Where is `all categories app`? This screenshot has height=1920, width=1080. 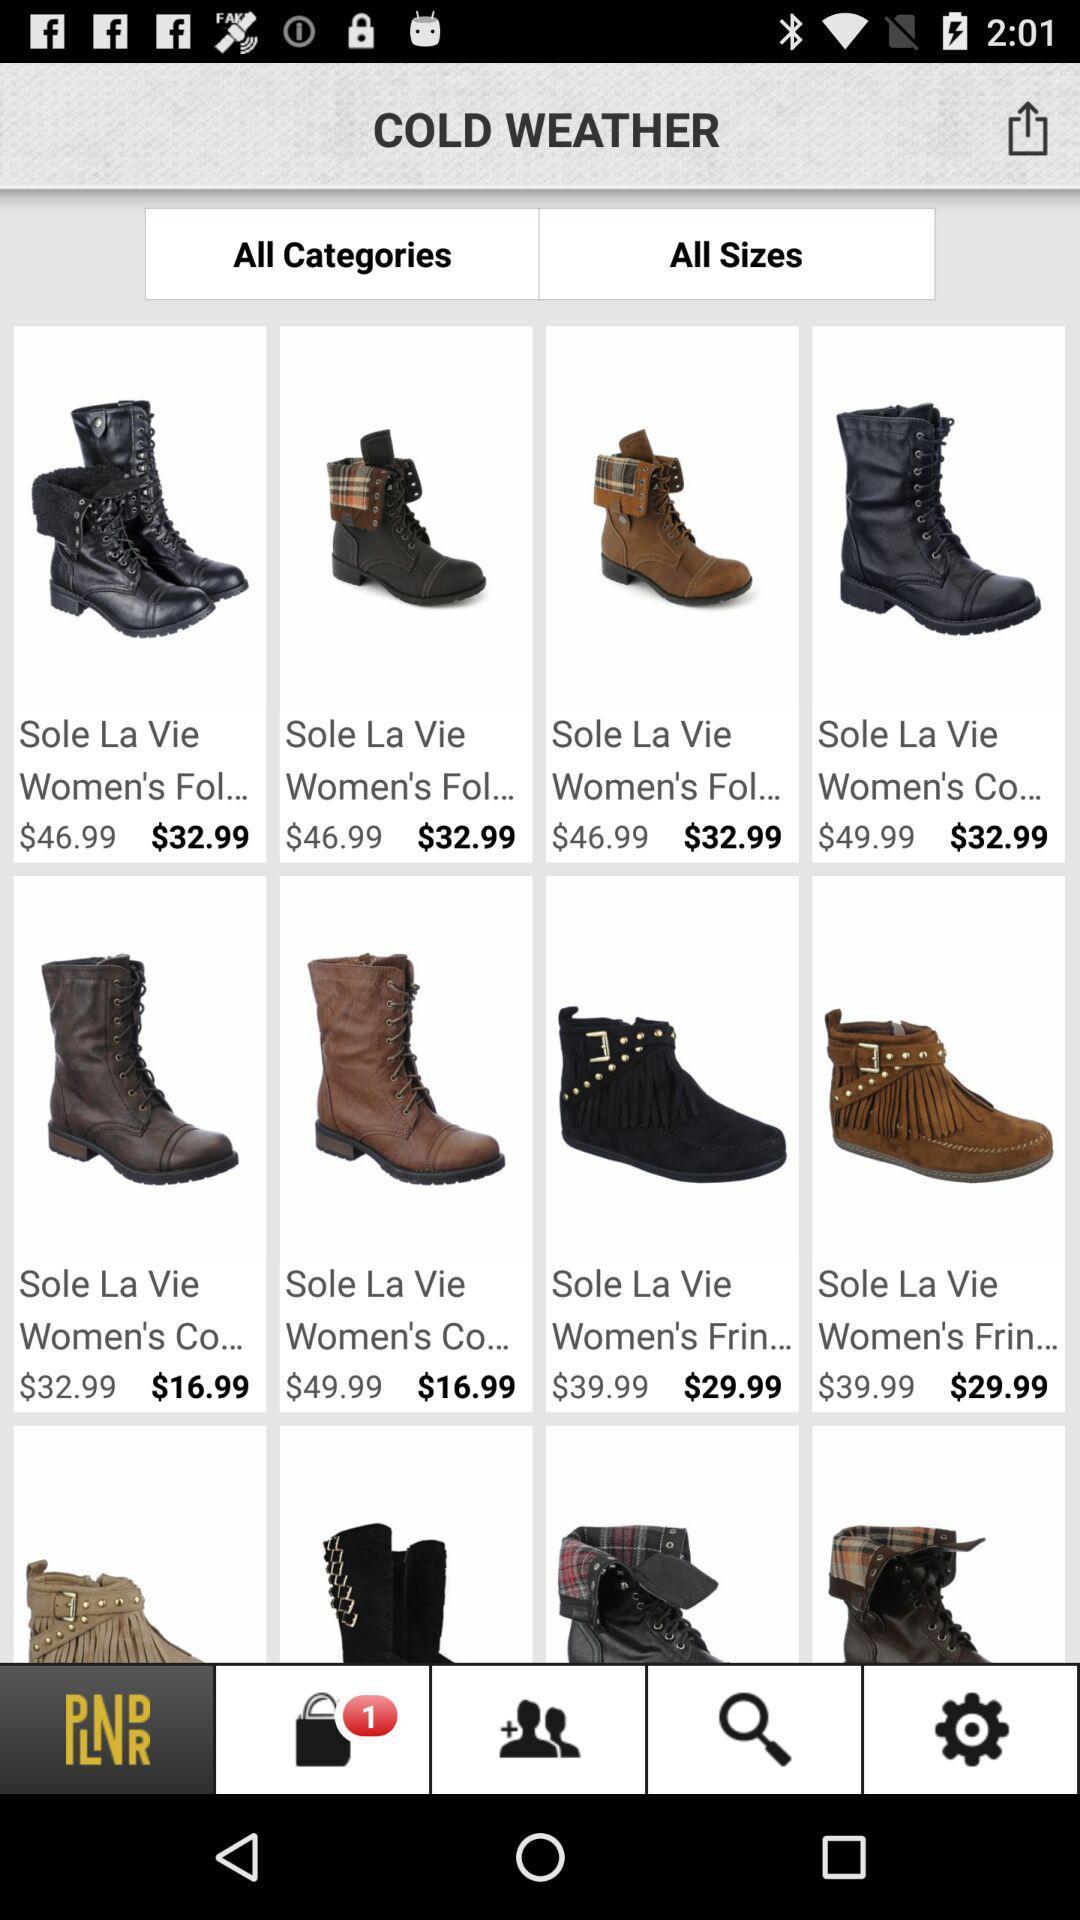
all categories app is located at coordinates (341, 252).